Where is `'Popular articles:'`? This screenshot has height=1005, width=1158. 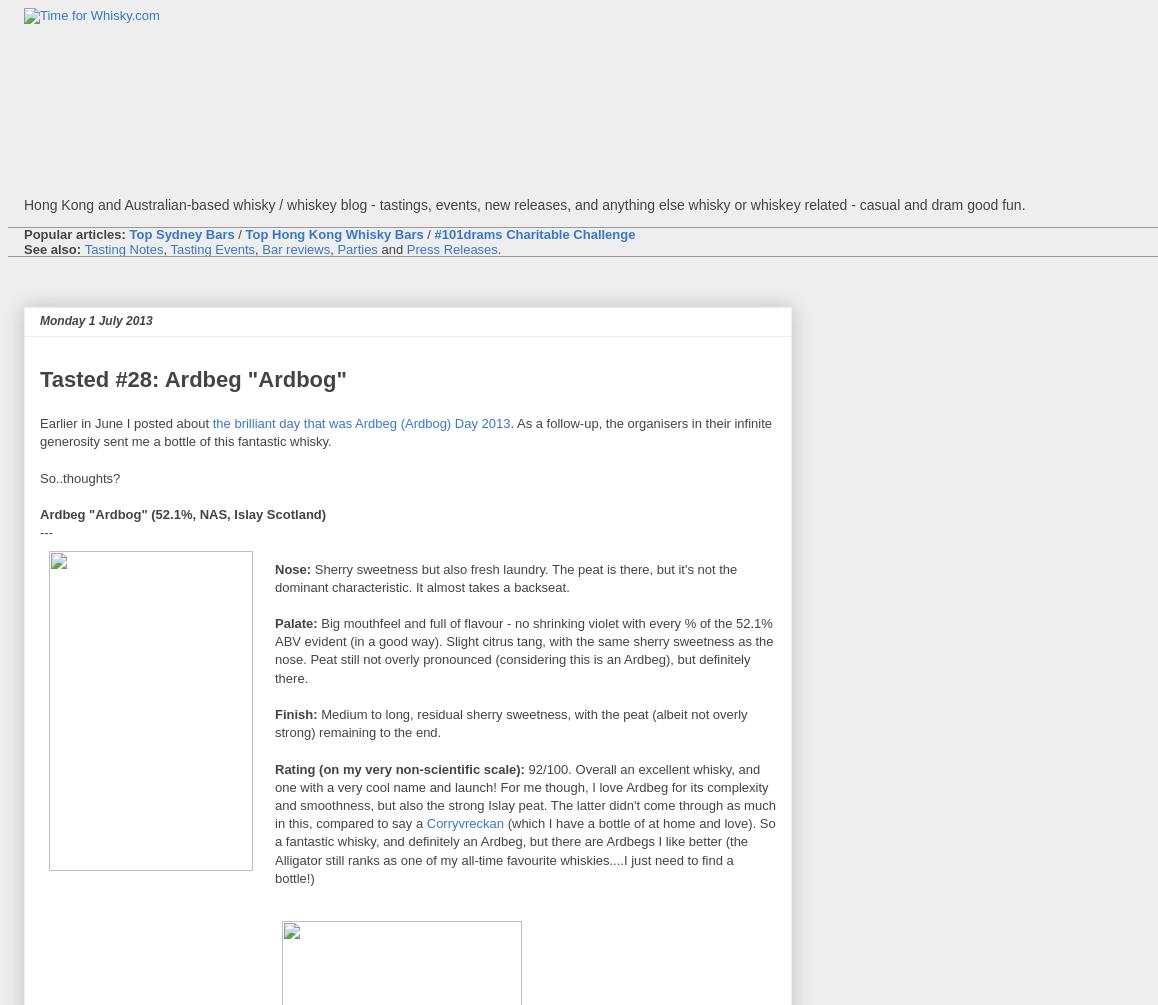
'Popular articles:' is located at coordinates (74, 233).